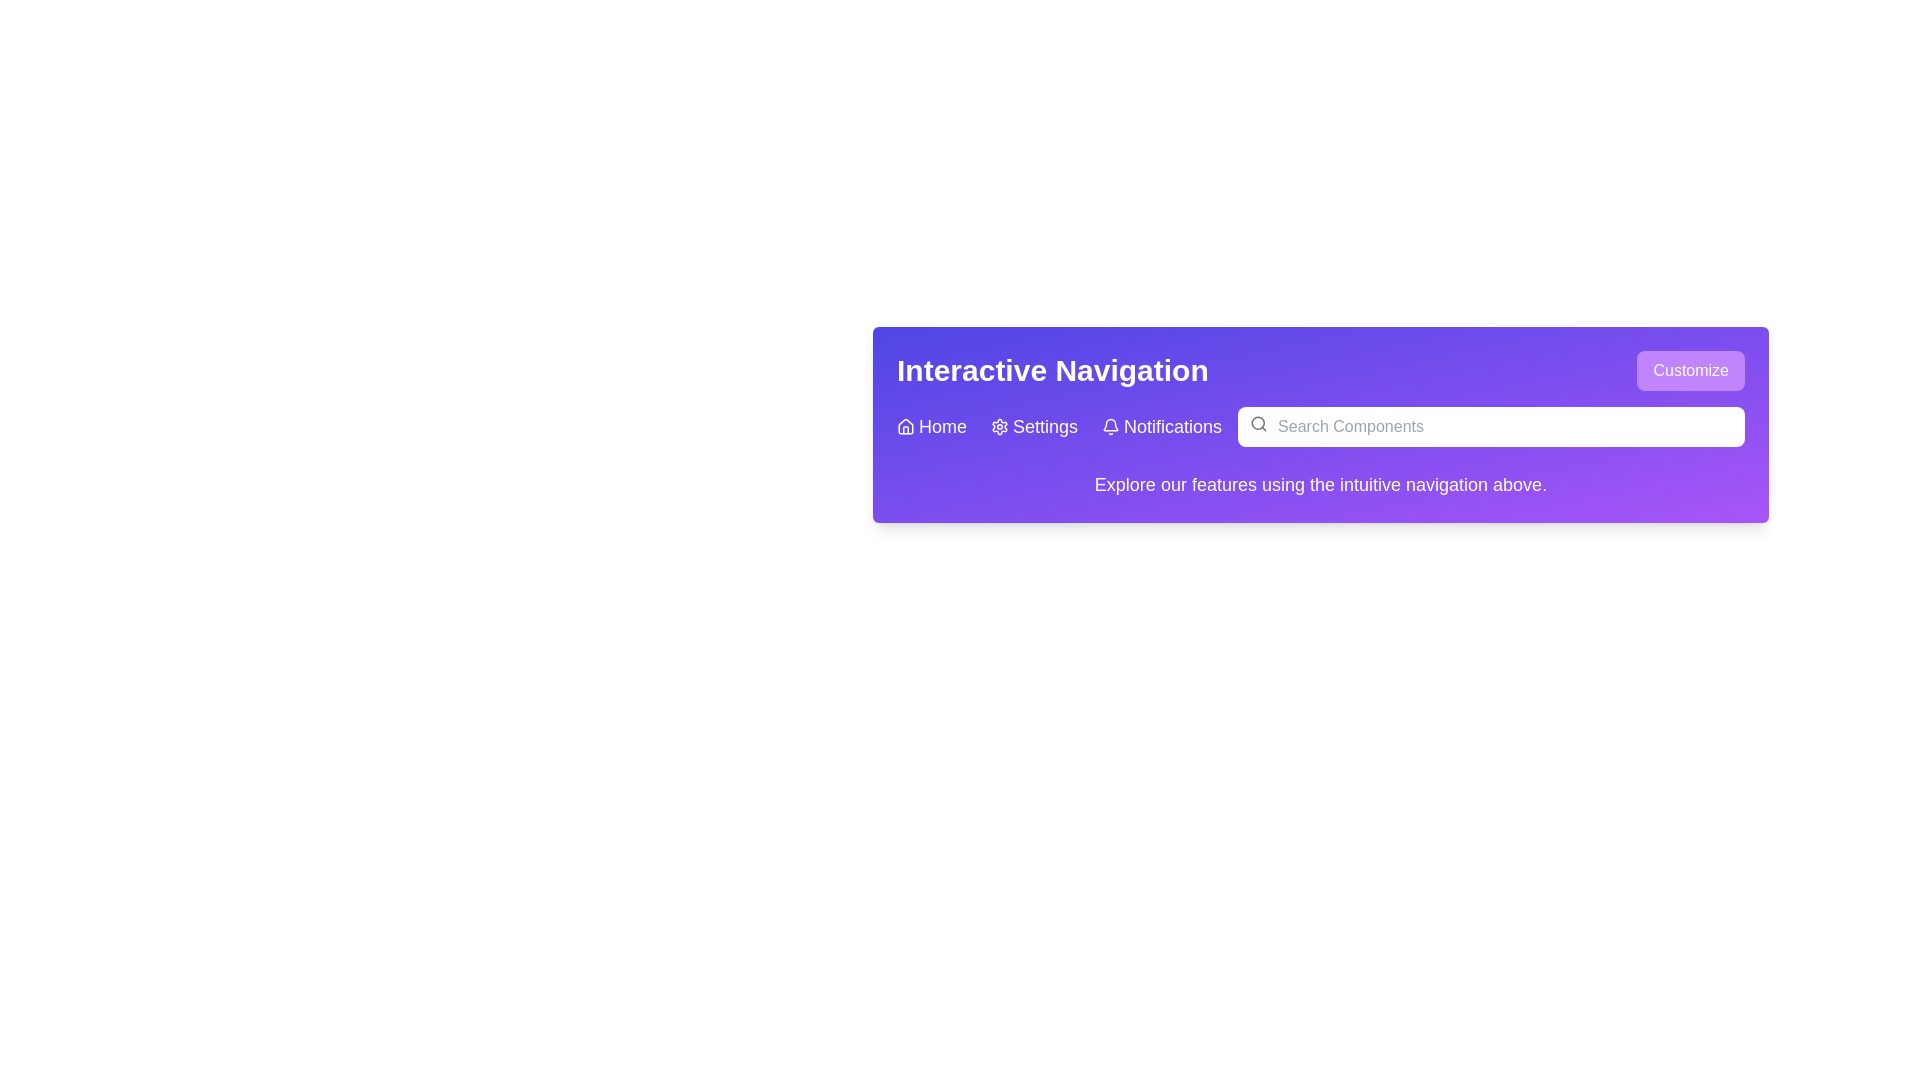 This screenshot has width=1920, height=1080. Describe the element at coordinates (1320, 485) in the screenshot. I see `the Text Label displaying 'Explore our features using the intuitive navigation above.' which is styled in a white font on a purple gradient background` at that location.